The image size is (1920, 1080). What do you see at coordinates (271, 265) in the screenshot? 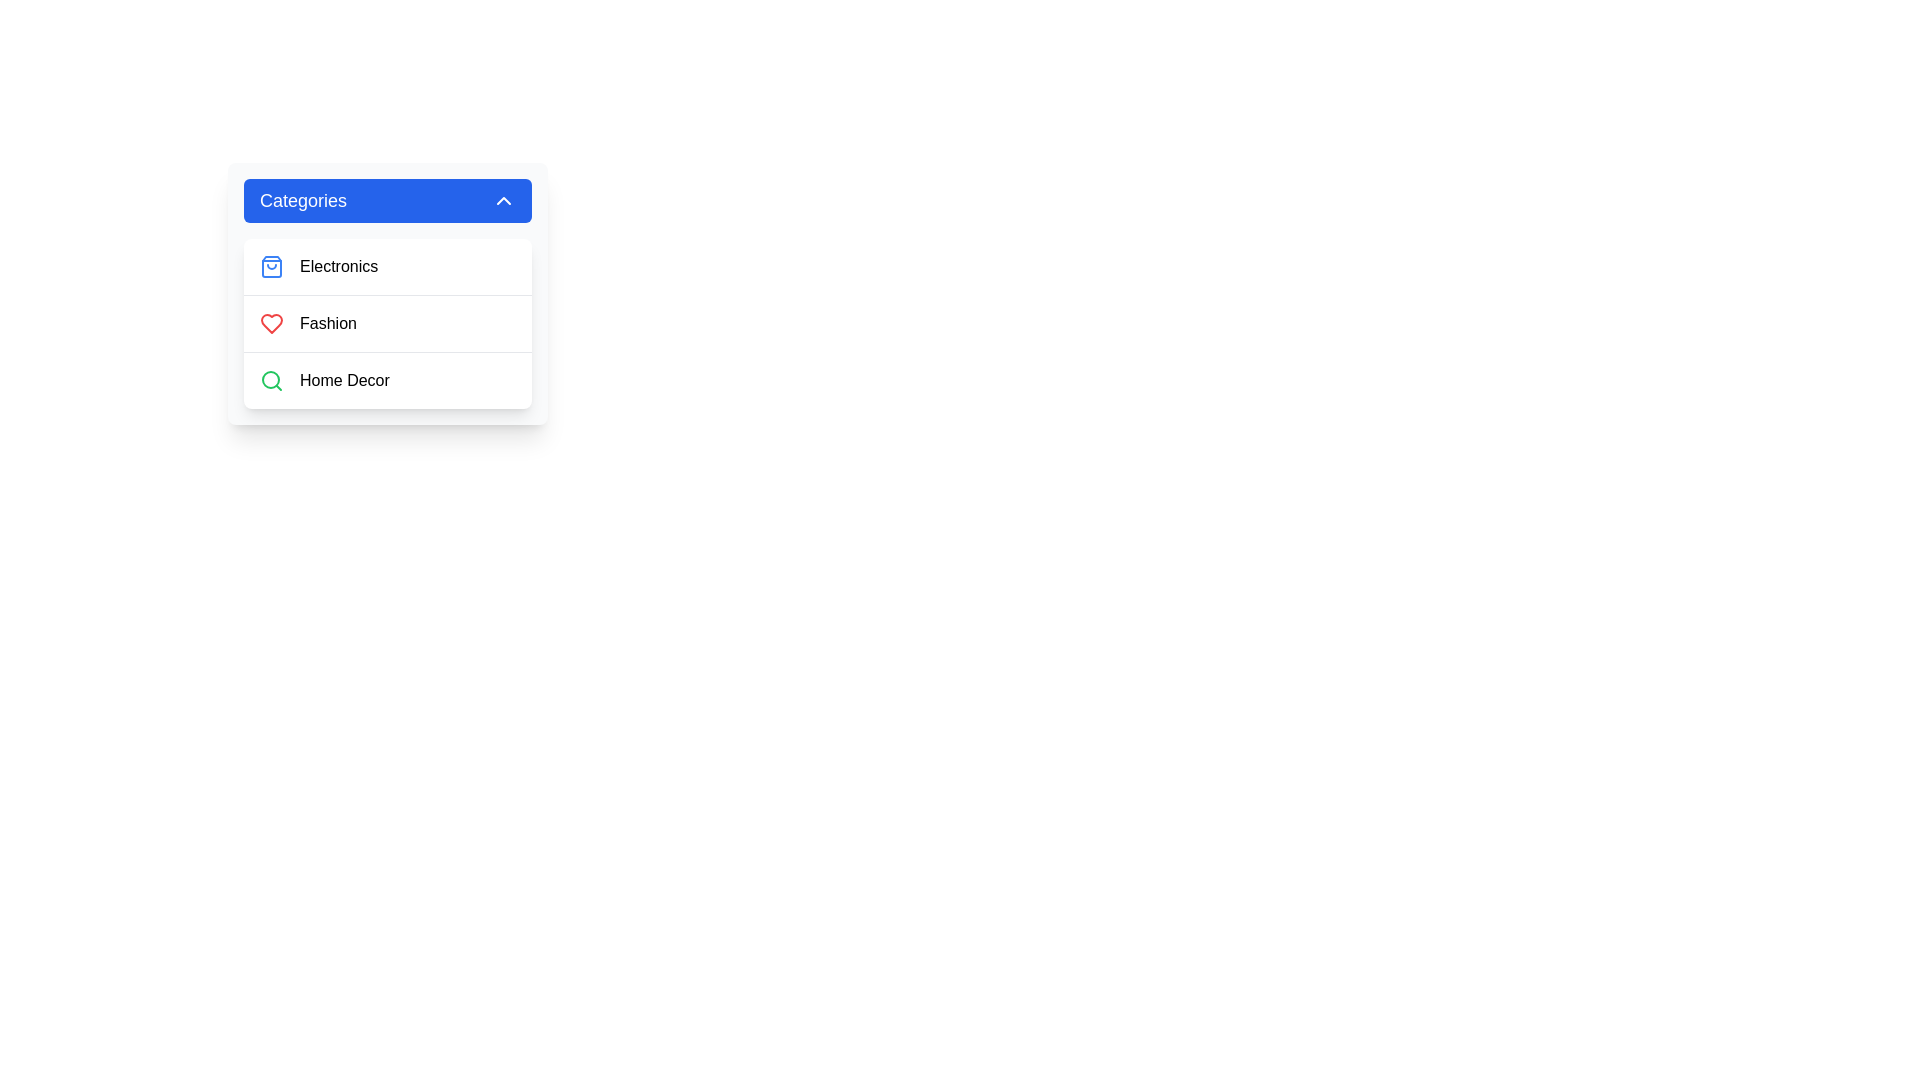
I see `the Electronics category icon located in the first row of the dropdown list under the 'Categories' heading, positioned to the left of the 'Electronics' text label` at bounding box center [271, 265].